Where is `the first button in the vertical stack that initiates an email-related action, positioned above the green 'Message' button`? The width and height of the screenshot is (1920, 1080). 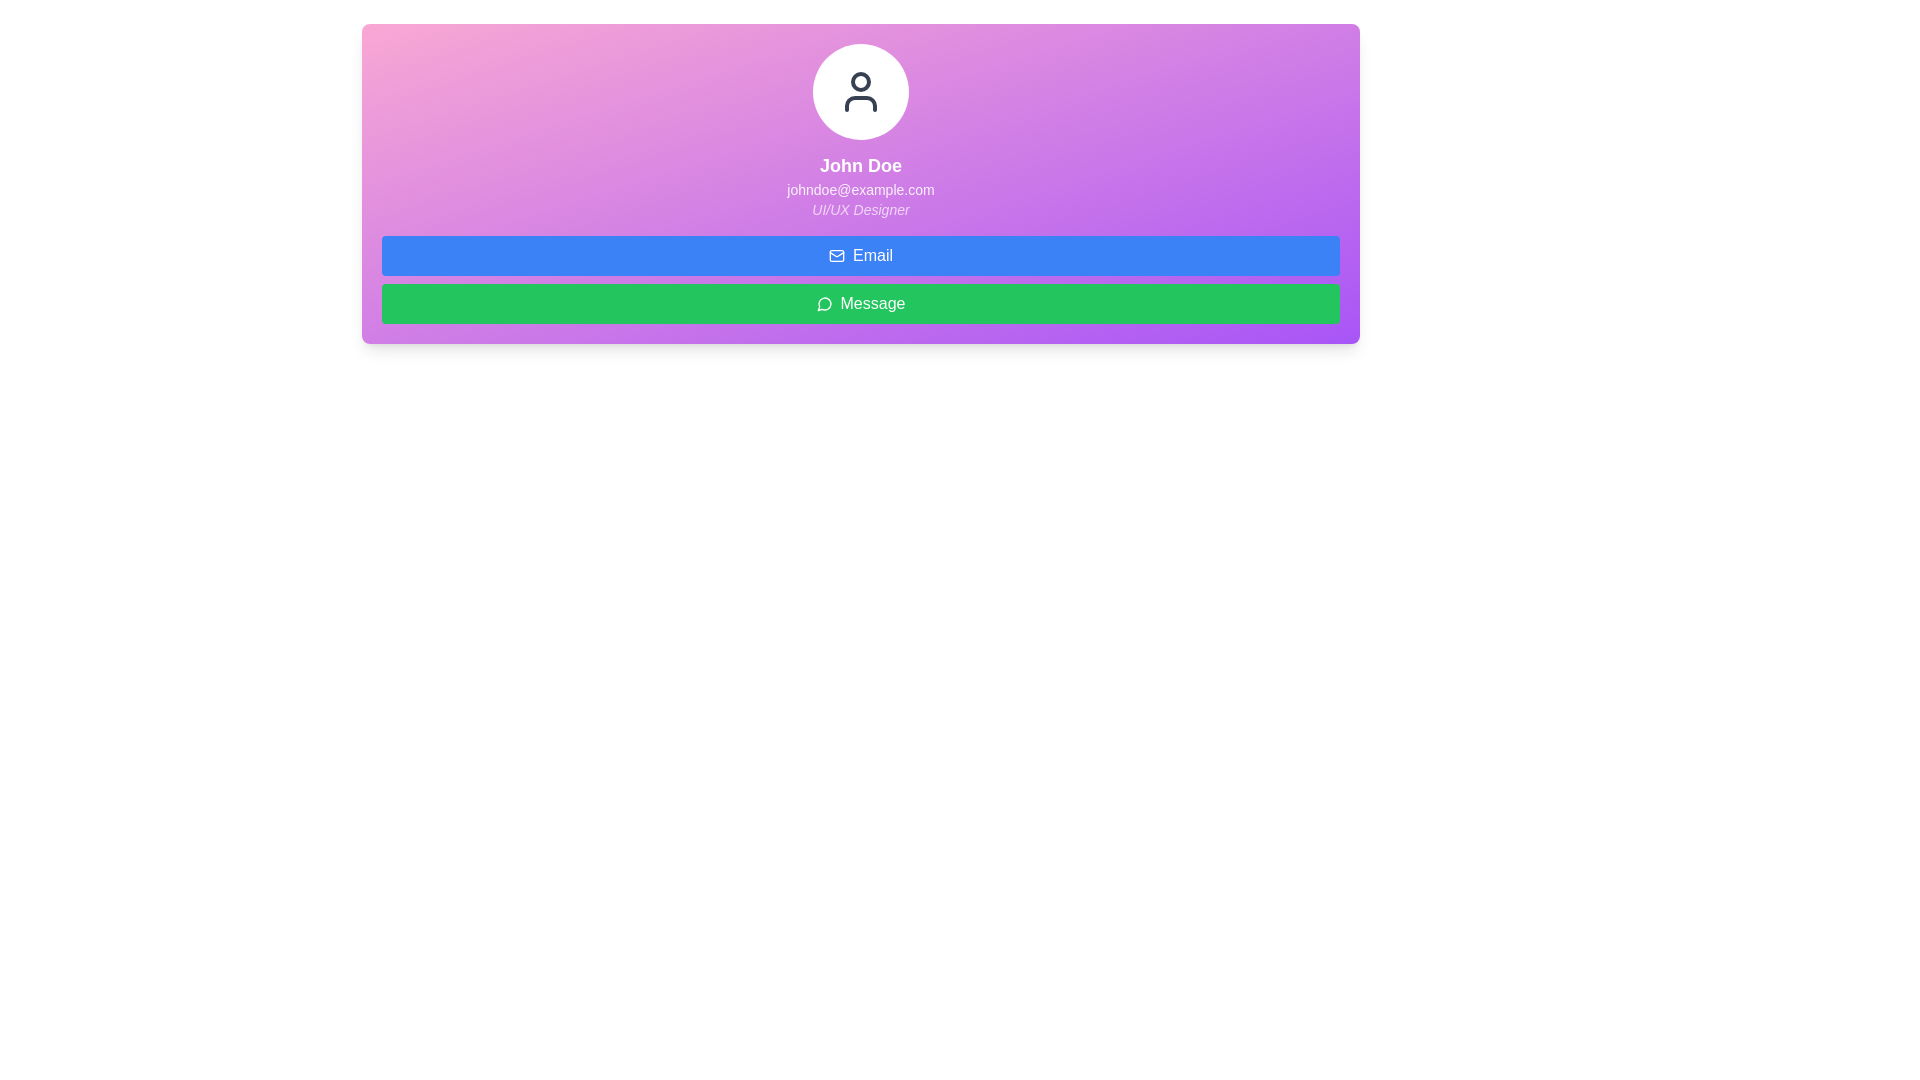 the first button in the vertical stack that initiates an email-related action, positioned above the green 'Message' button is located at coordinates (860, 254).